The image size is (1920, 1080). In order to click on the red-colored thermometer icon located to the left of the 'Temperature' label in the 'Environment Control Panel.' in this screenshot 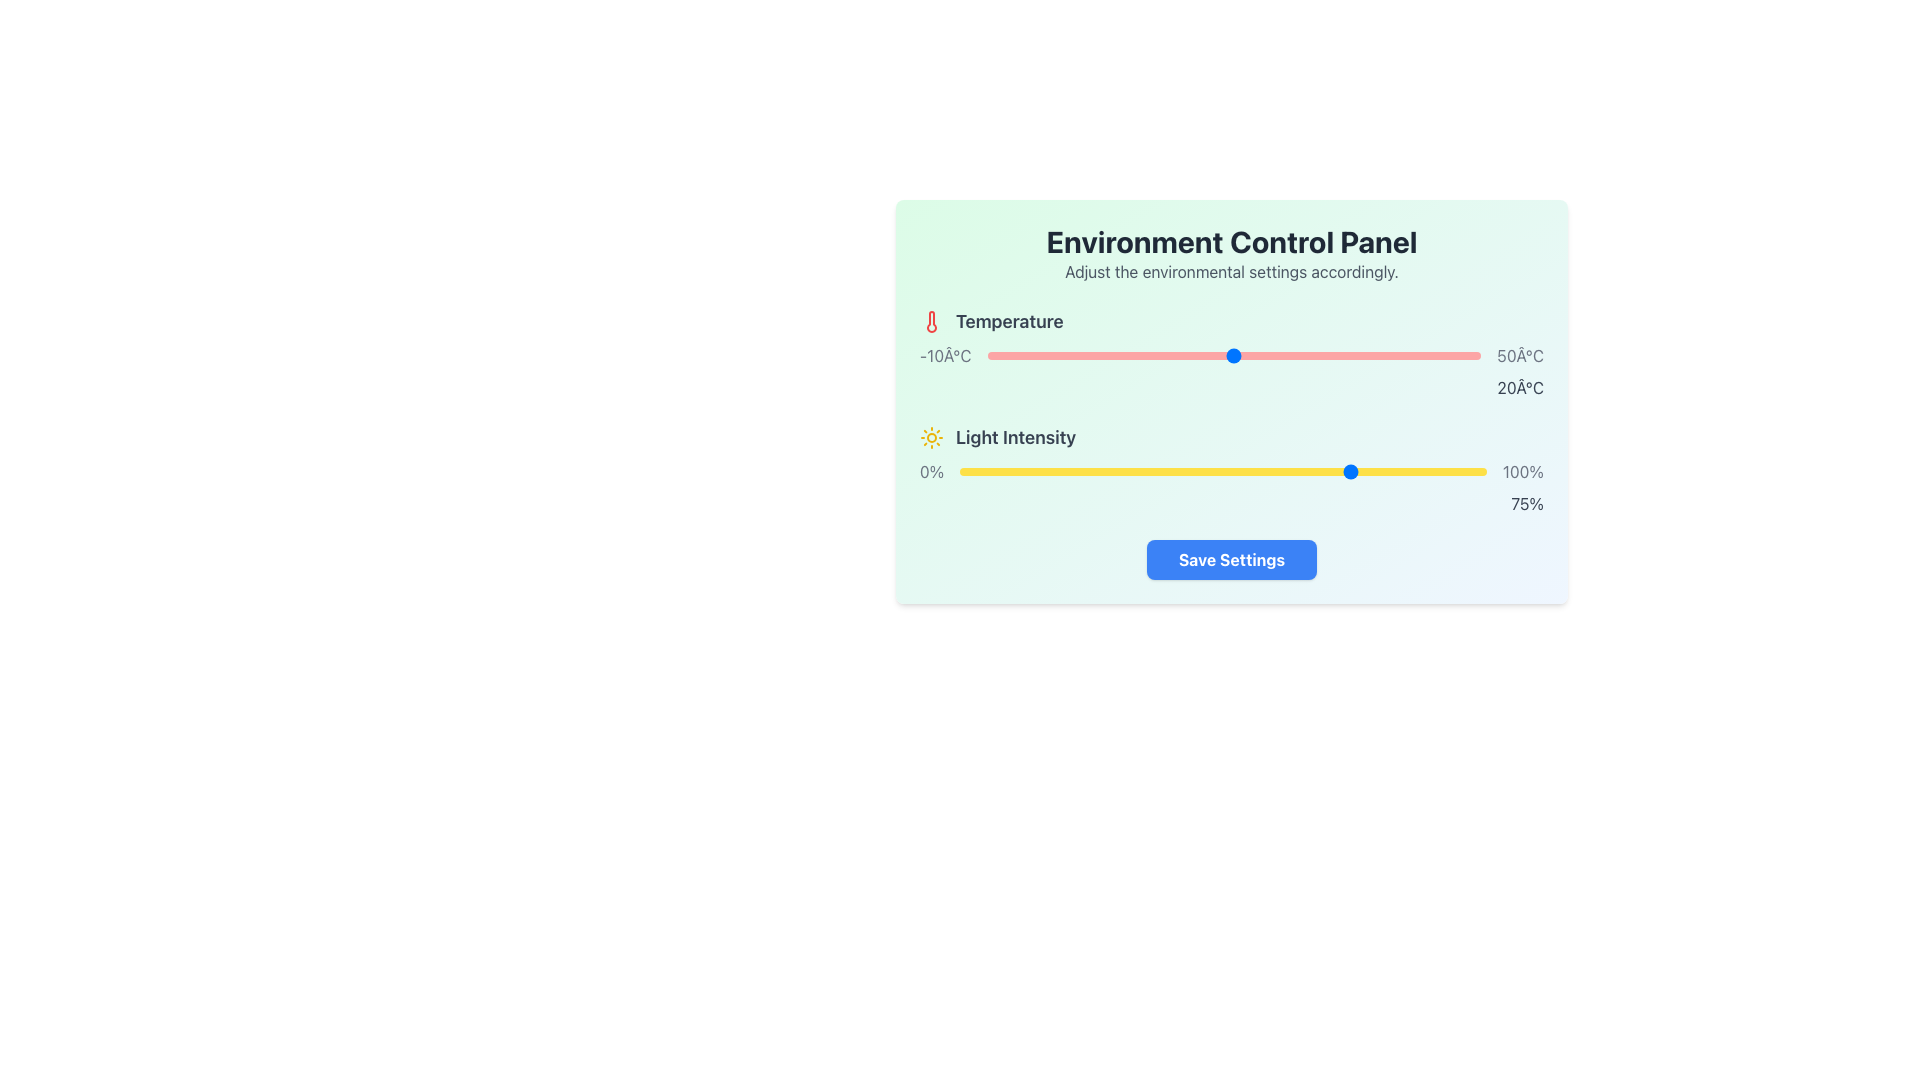, I will do `click(930, 320)`.